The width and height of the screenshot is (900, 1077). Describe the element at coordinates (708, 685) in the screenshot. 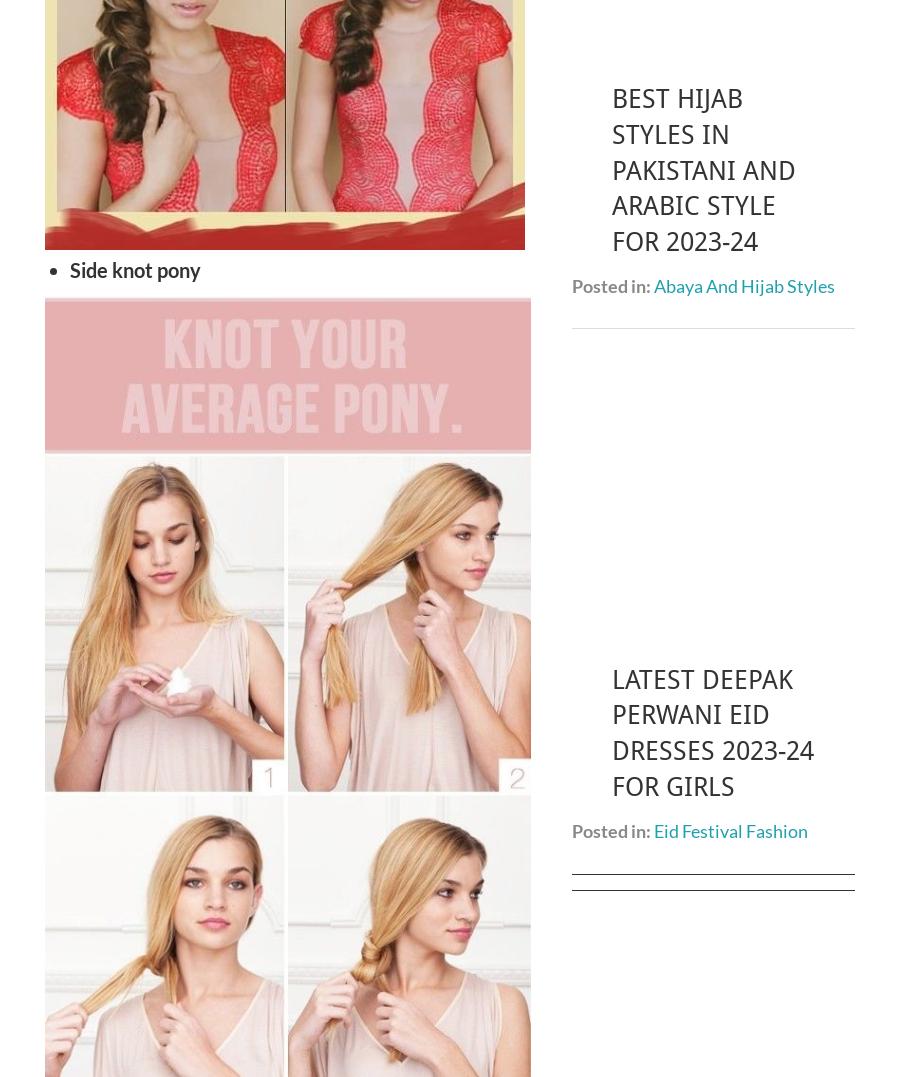

I see `'Maya Ali Biography  | Age, Height, Boyfriend, Personal Life, Career 2023'` at that location.